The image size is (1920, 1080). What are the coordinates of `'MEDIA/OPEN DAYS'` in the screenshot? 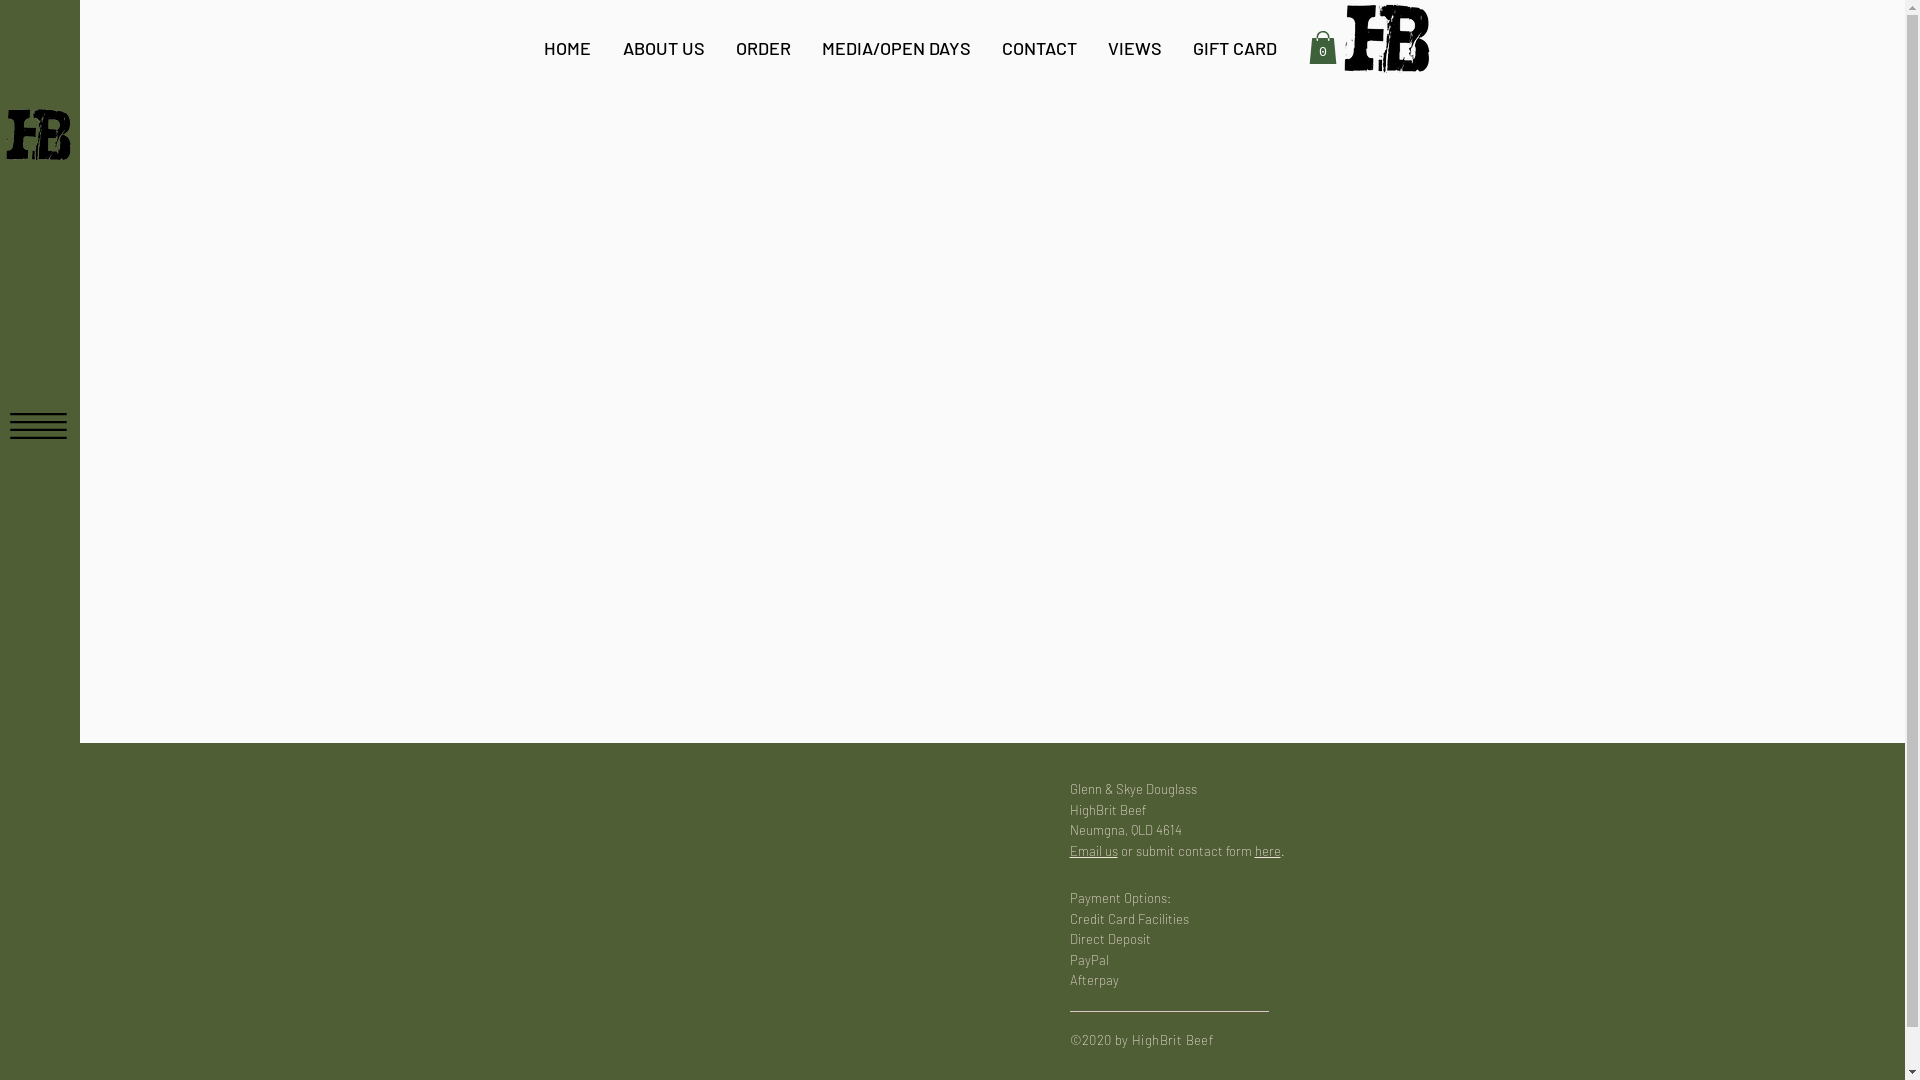 It's located at (895, 46).